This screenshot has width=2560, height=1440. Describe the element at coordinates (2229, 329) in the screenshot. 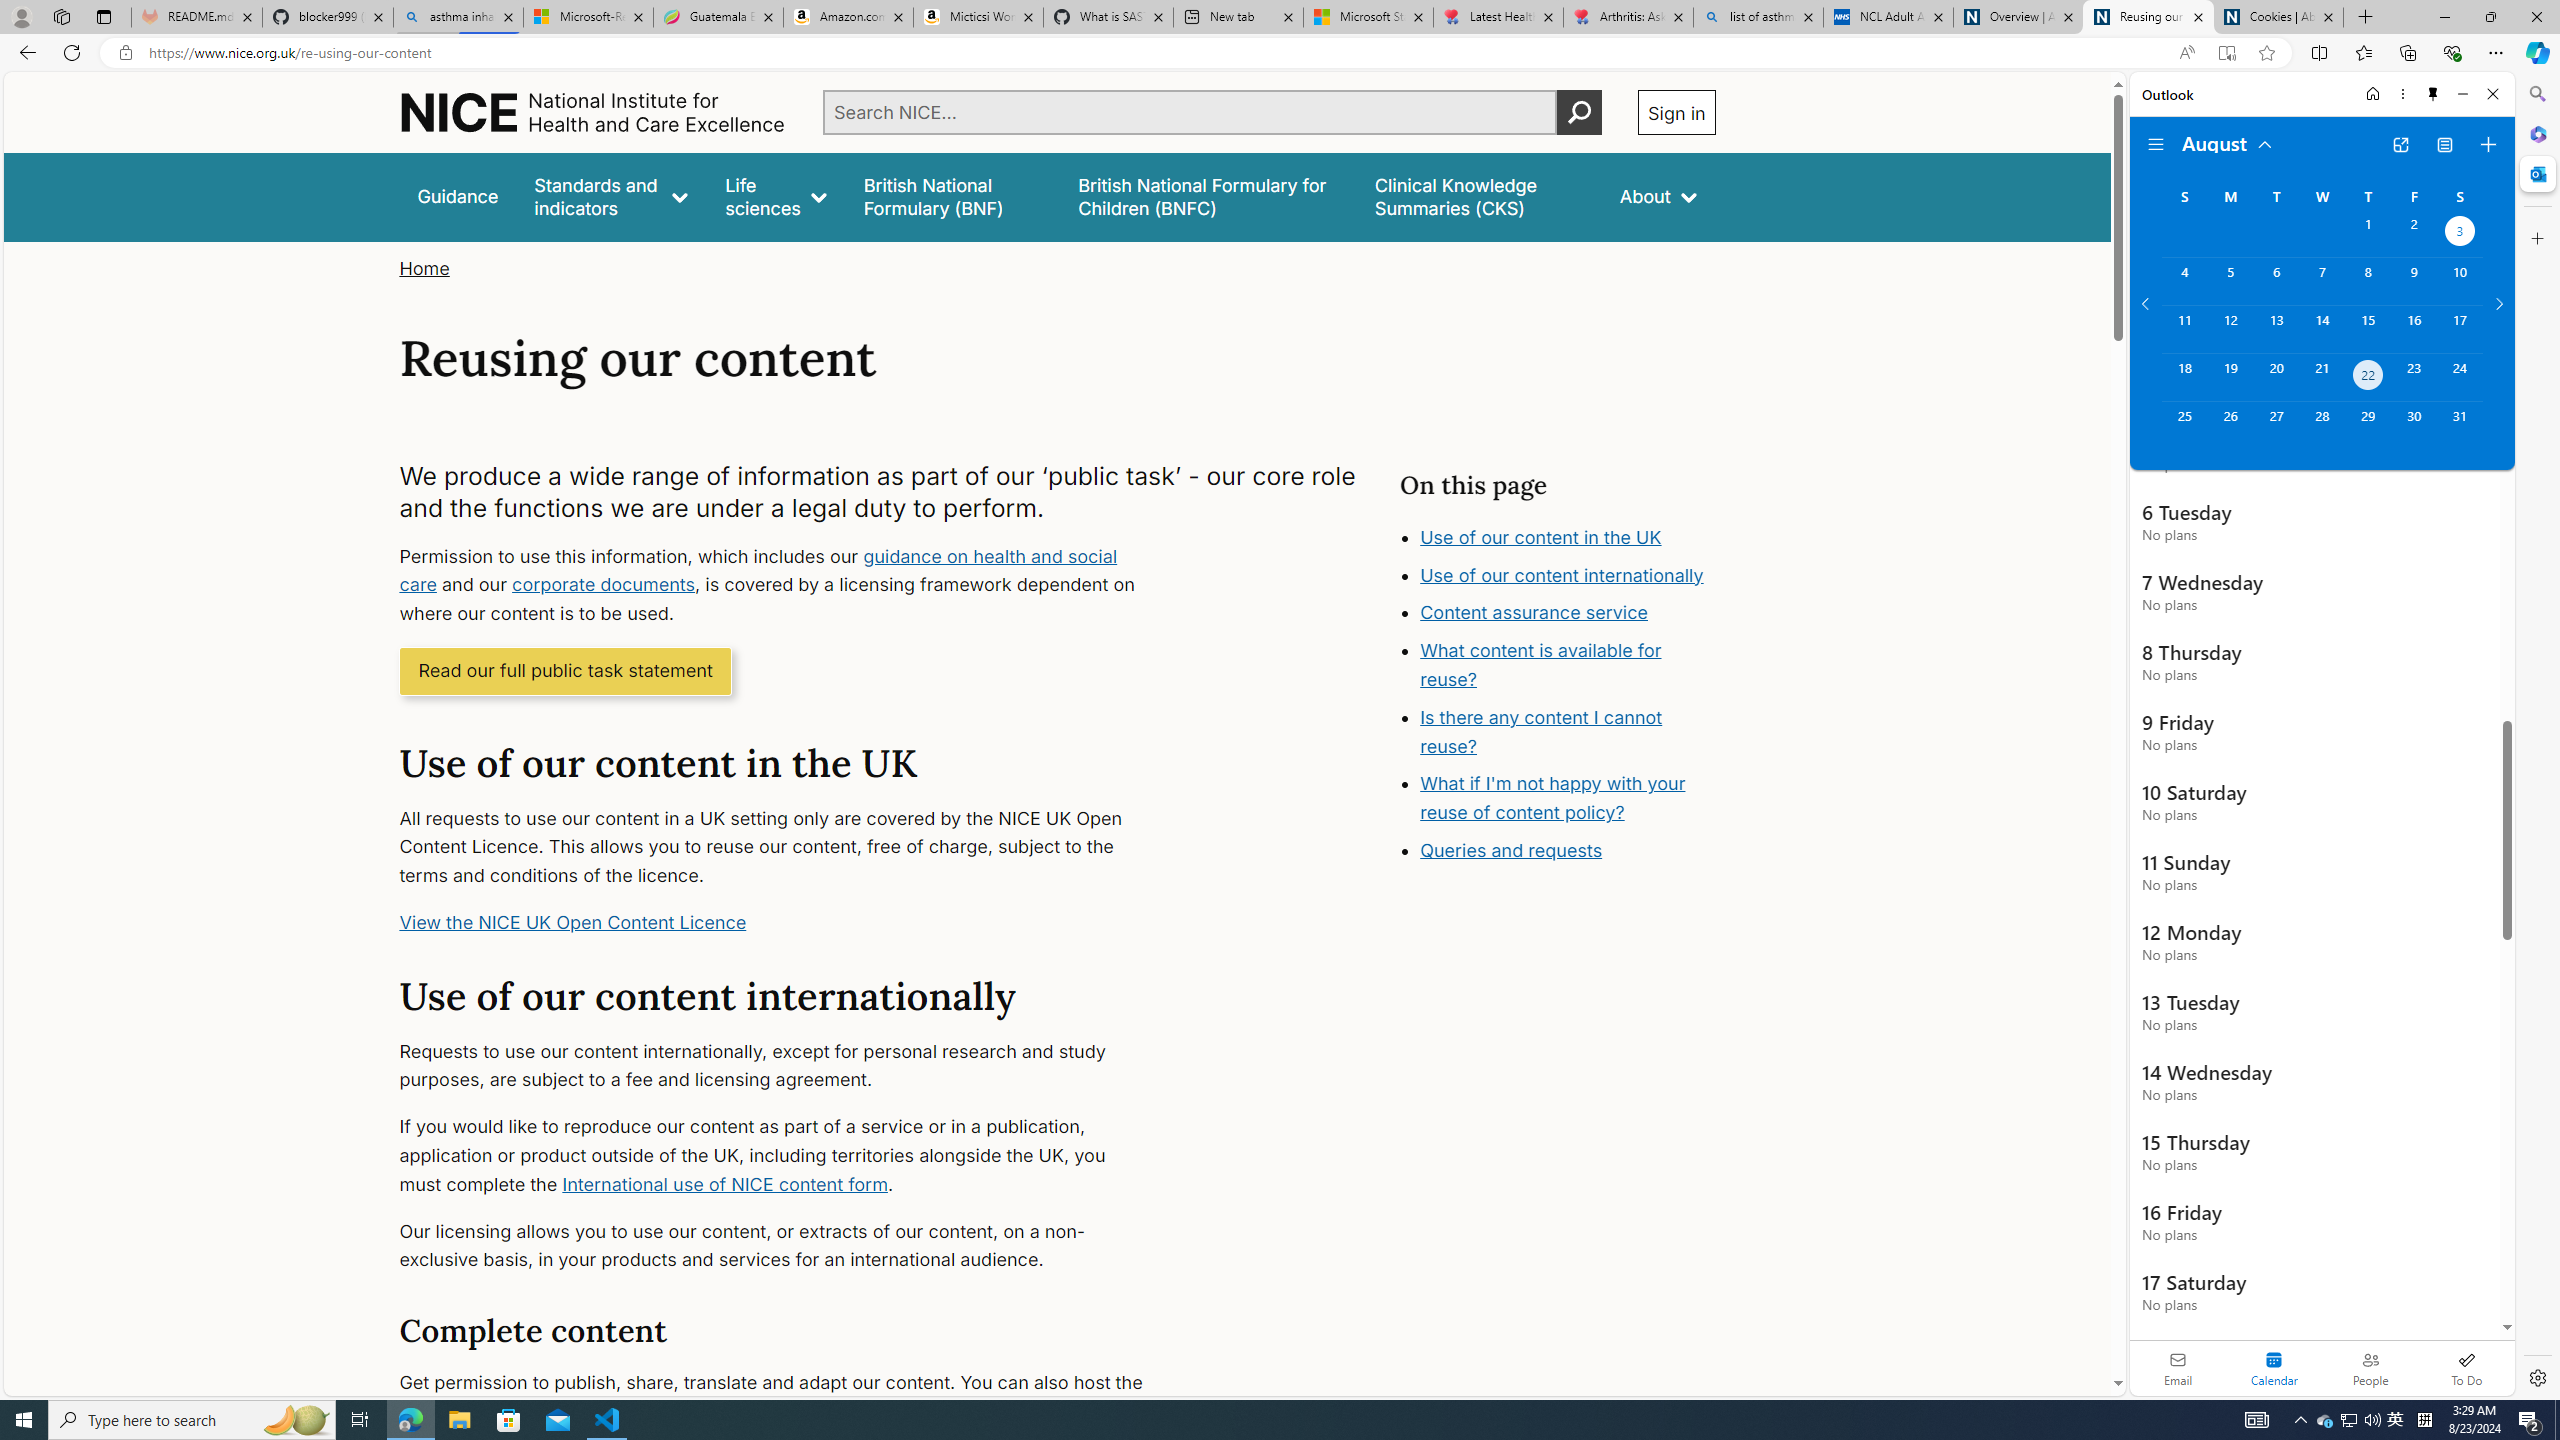

I see `'Monday, August 12, 2024. '` at that location.